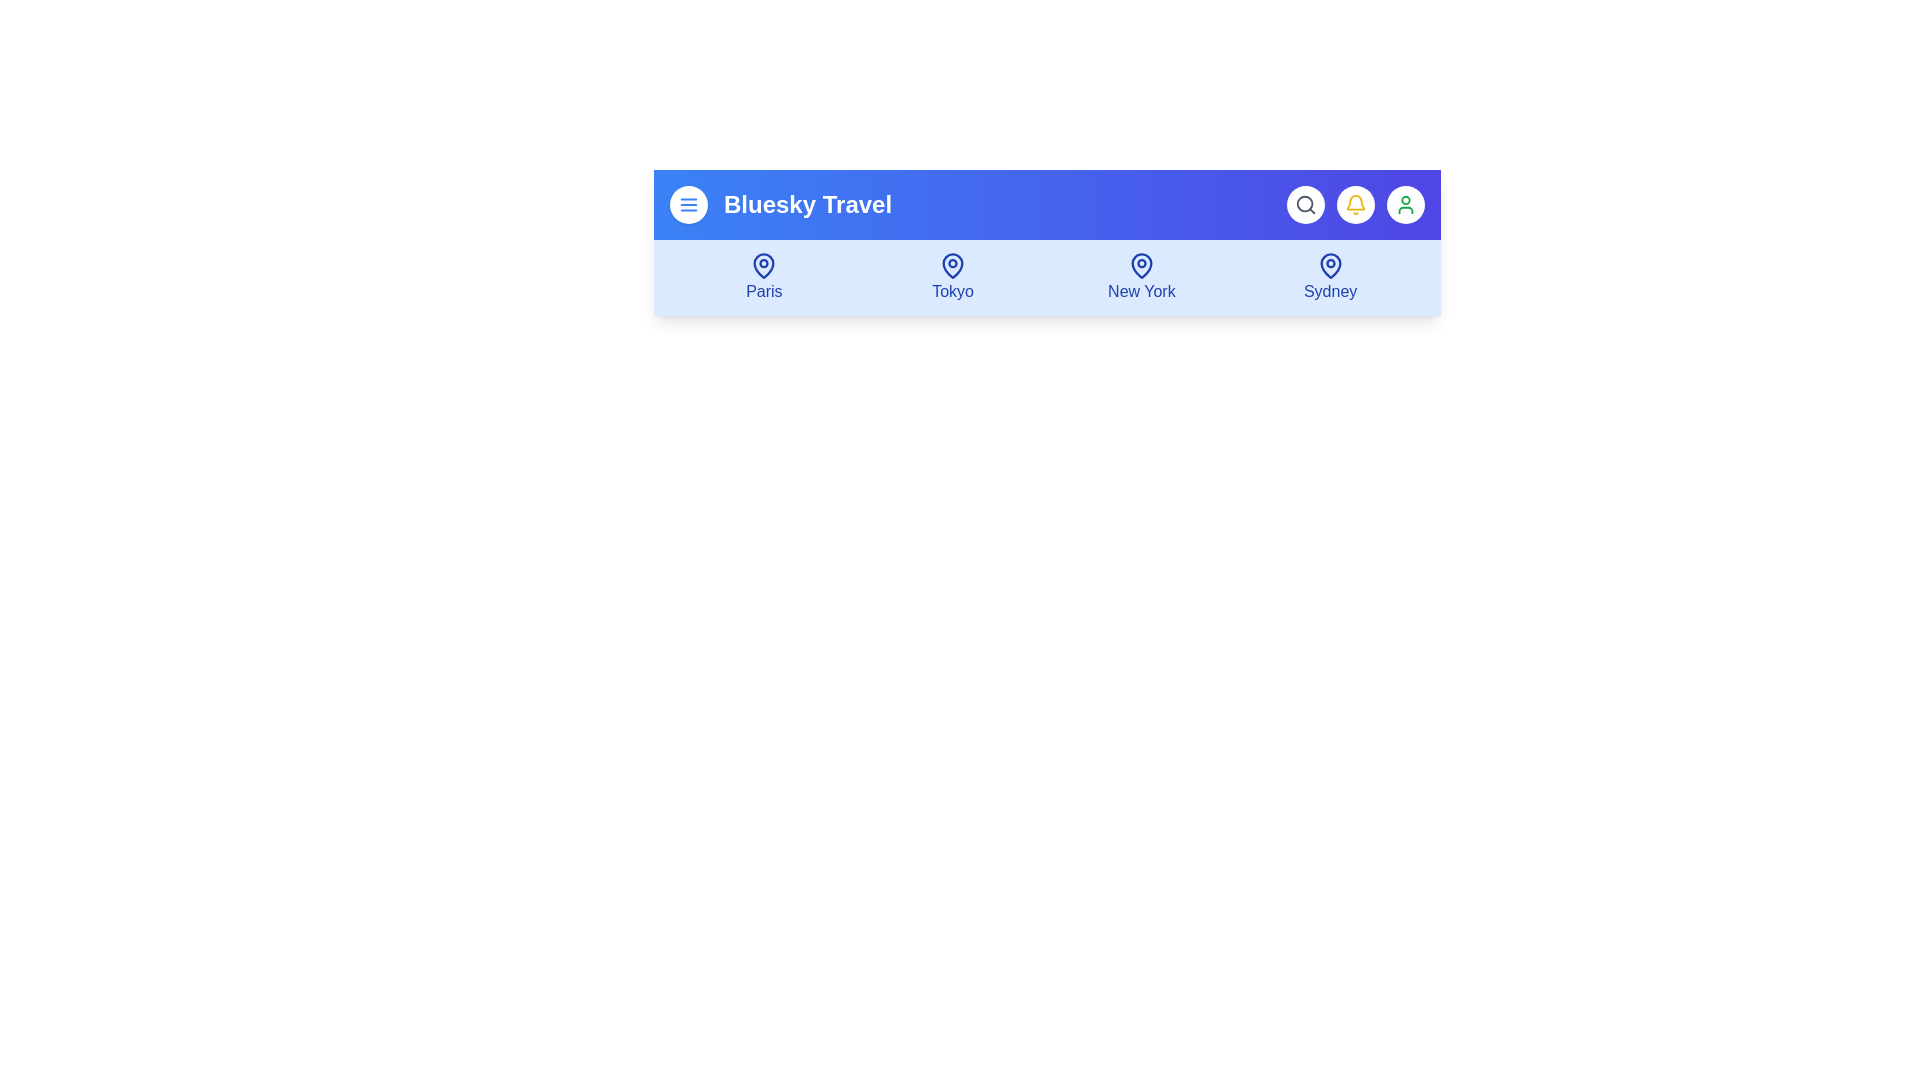 This screenshot has height=1080, width=1920. What do you see at coordinates (1356, 204) in the screenshot?
I see `the 'Notifications' button represented by the bell icon` at bounding box center [1356, 204].